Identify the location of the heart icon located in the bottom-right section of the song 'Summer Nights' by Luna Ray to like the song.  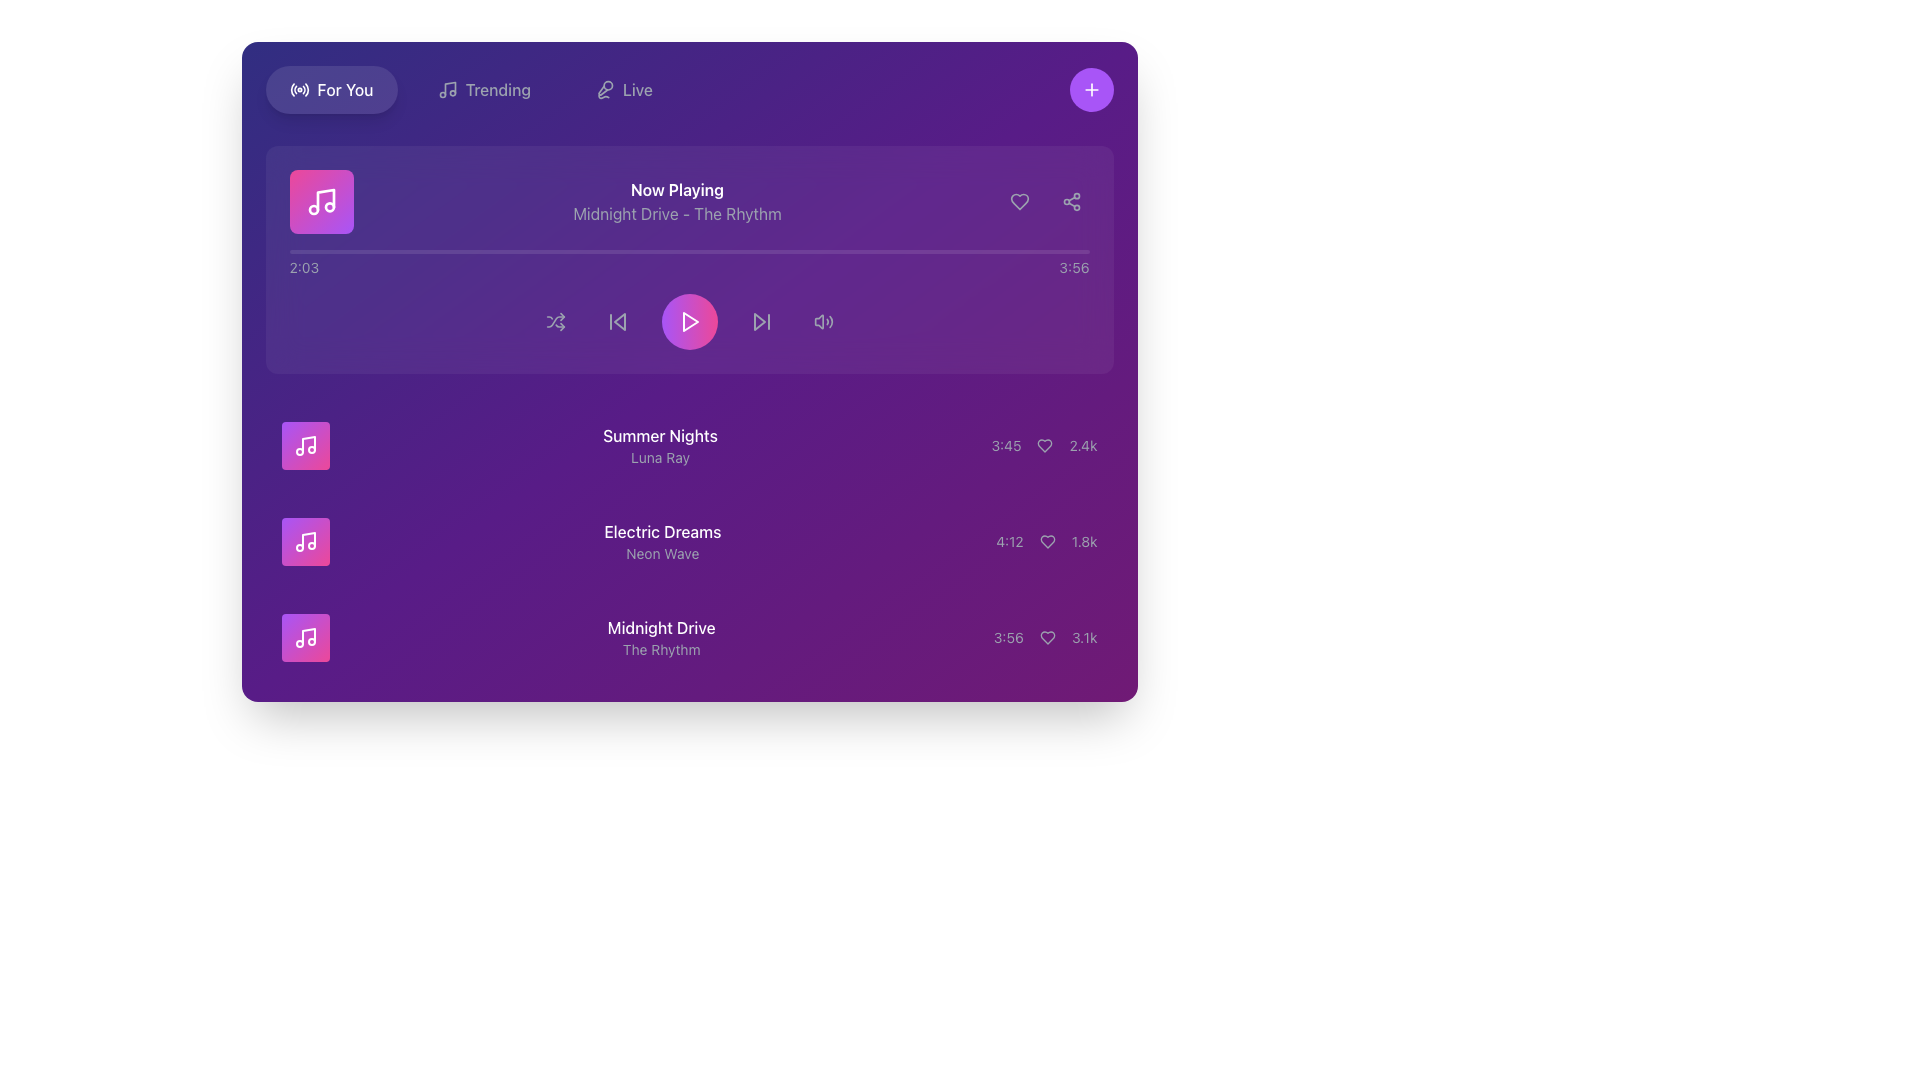
(1043, 445).